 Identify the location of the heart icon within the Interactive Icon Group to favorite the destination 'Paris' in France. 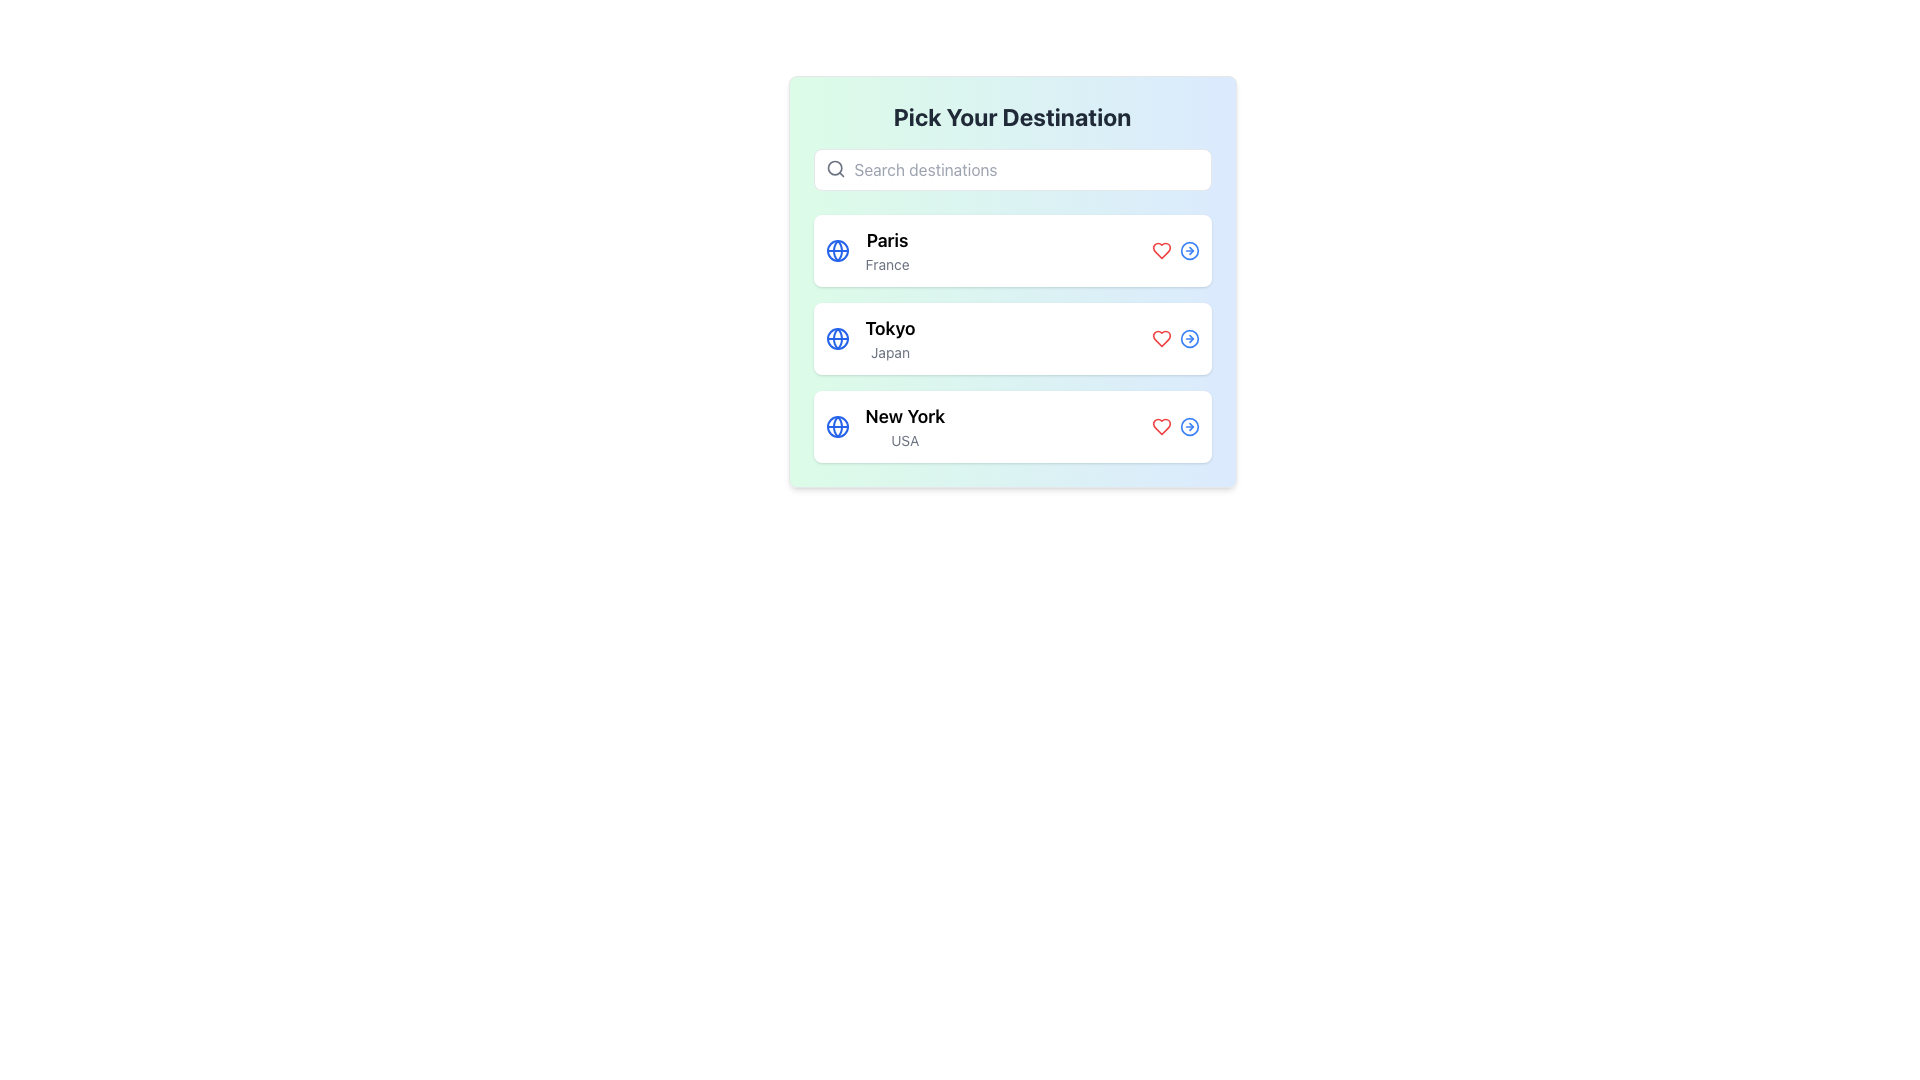
(1175, 249).